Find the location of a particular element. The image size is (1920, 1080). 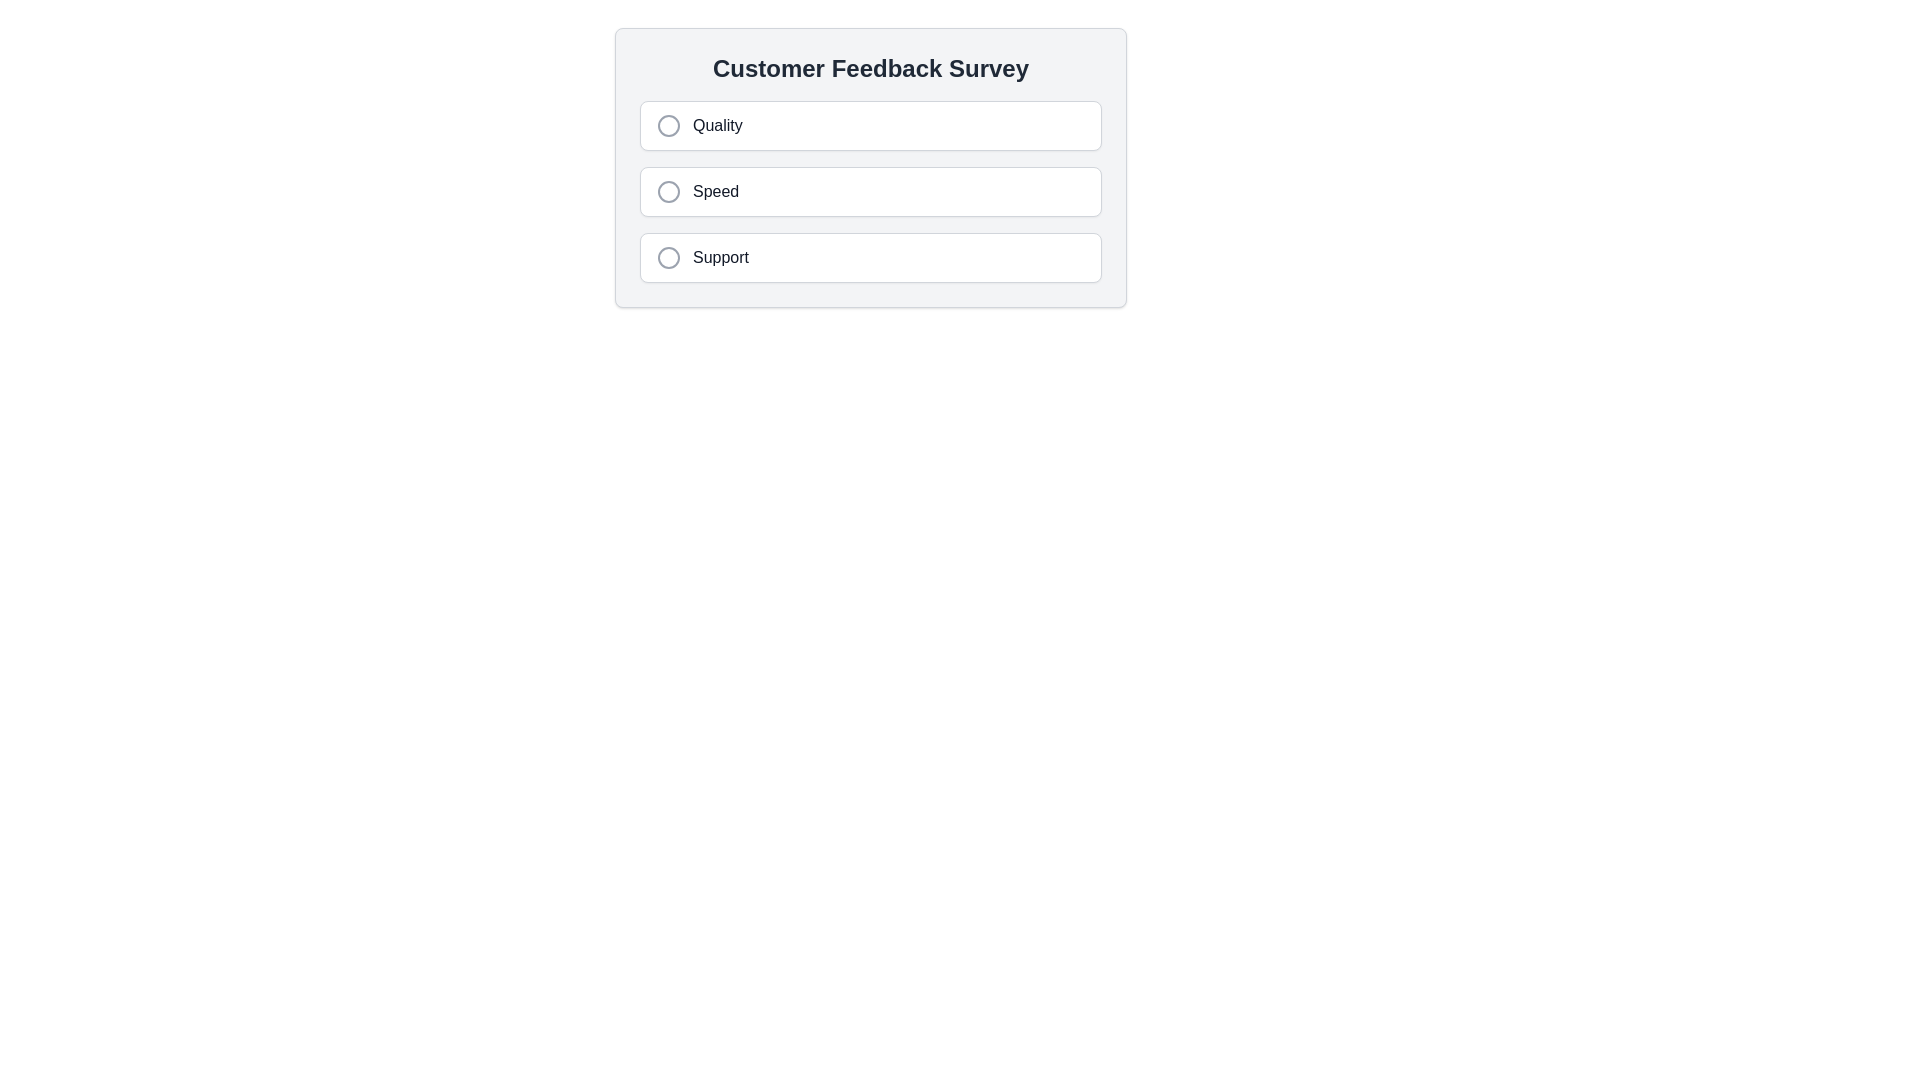

the radio button option labeled 'Speed', which is the second option in a vertical list of radio buttons is located at coordinates (870, 192).